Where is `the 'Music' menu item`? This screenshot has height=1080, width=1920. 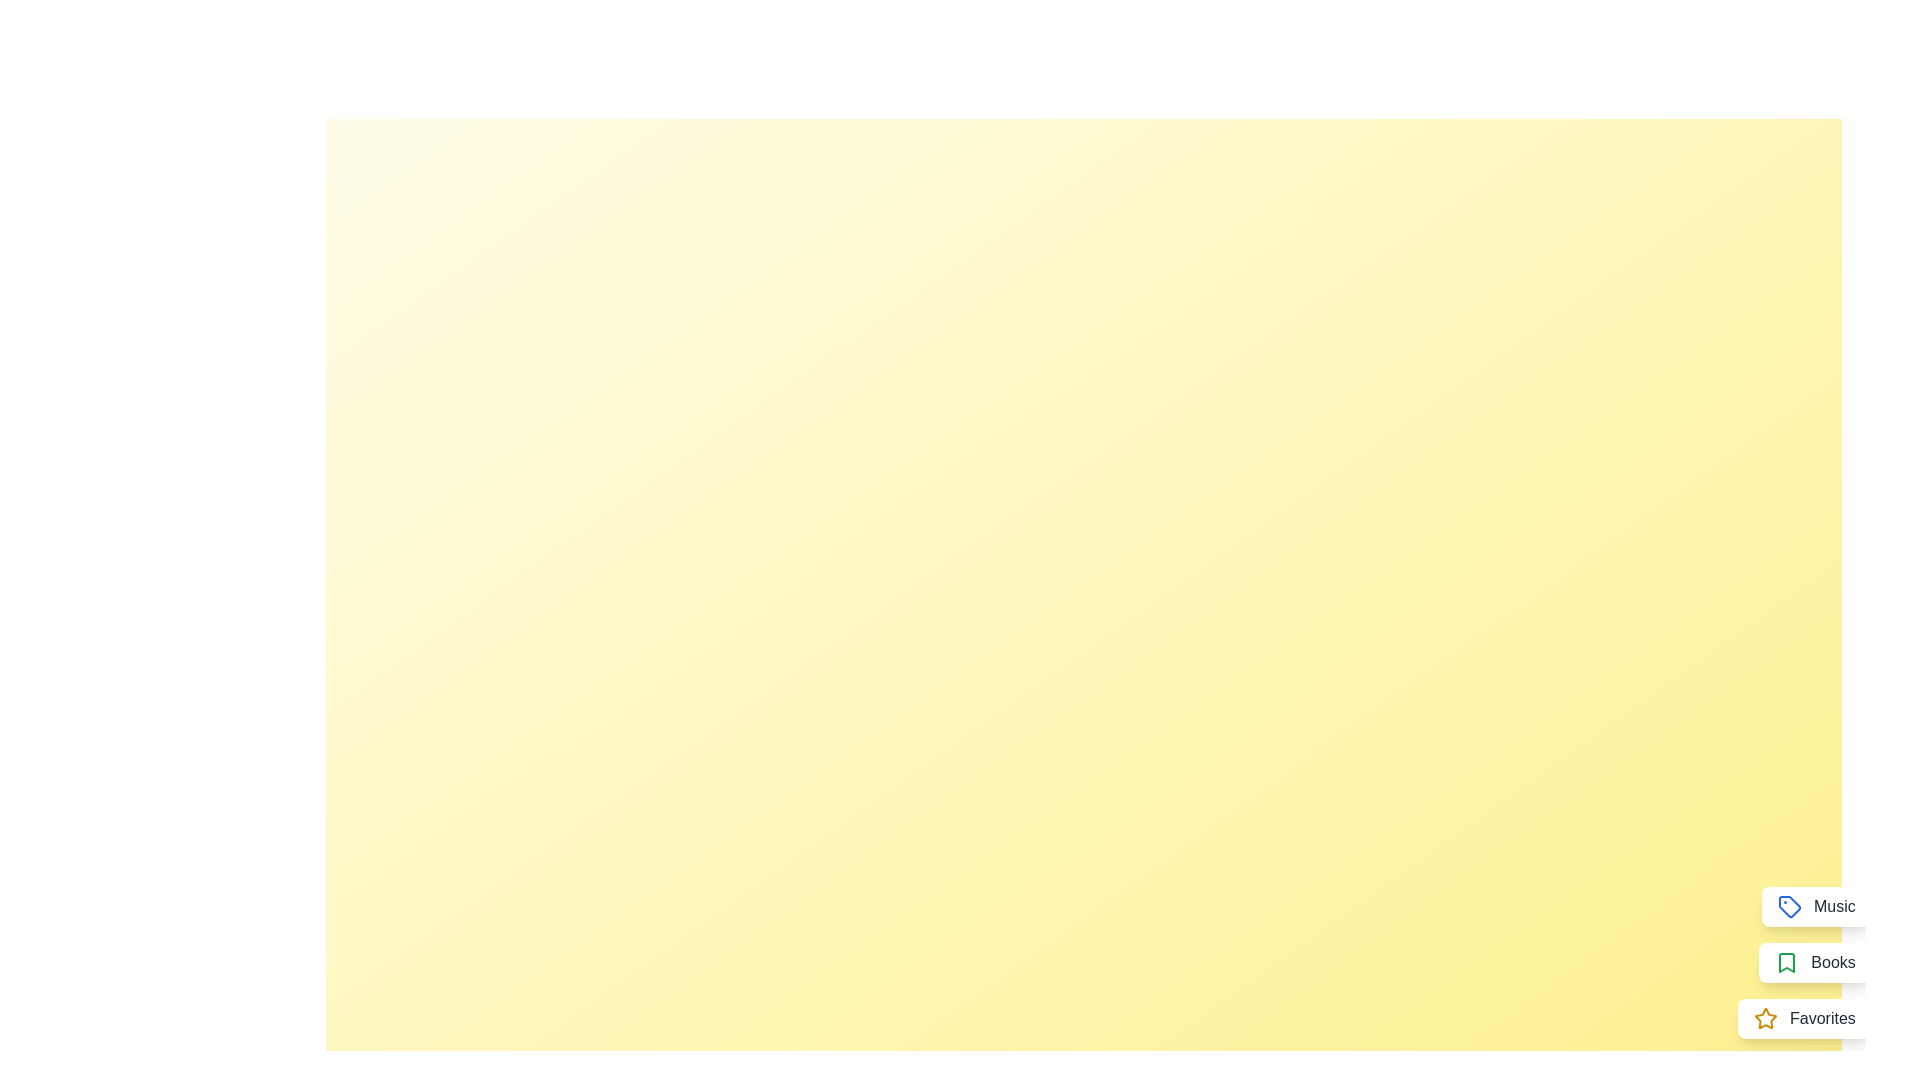
the 'Music' menu item is located at coordinates (1816, 906).